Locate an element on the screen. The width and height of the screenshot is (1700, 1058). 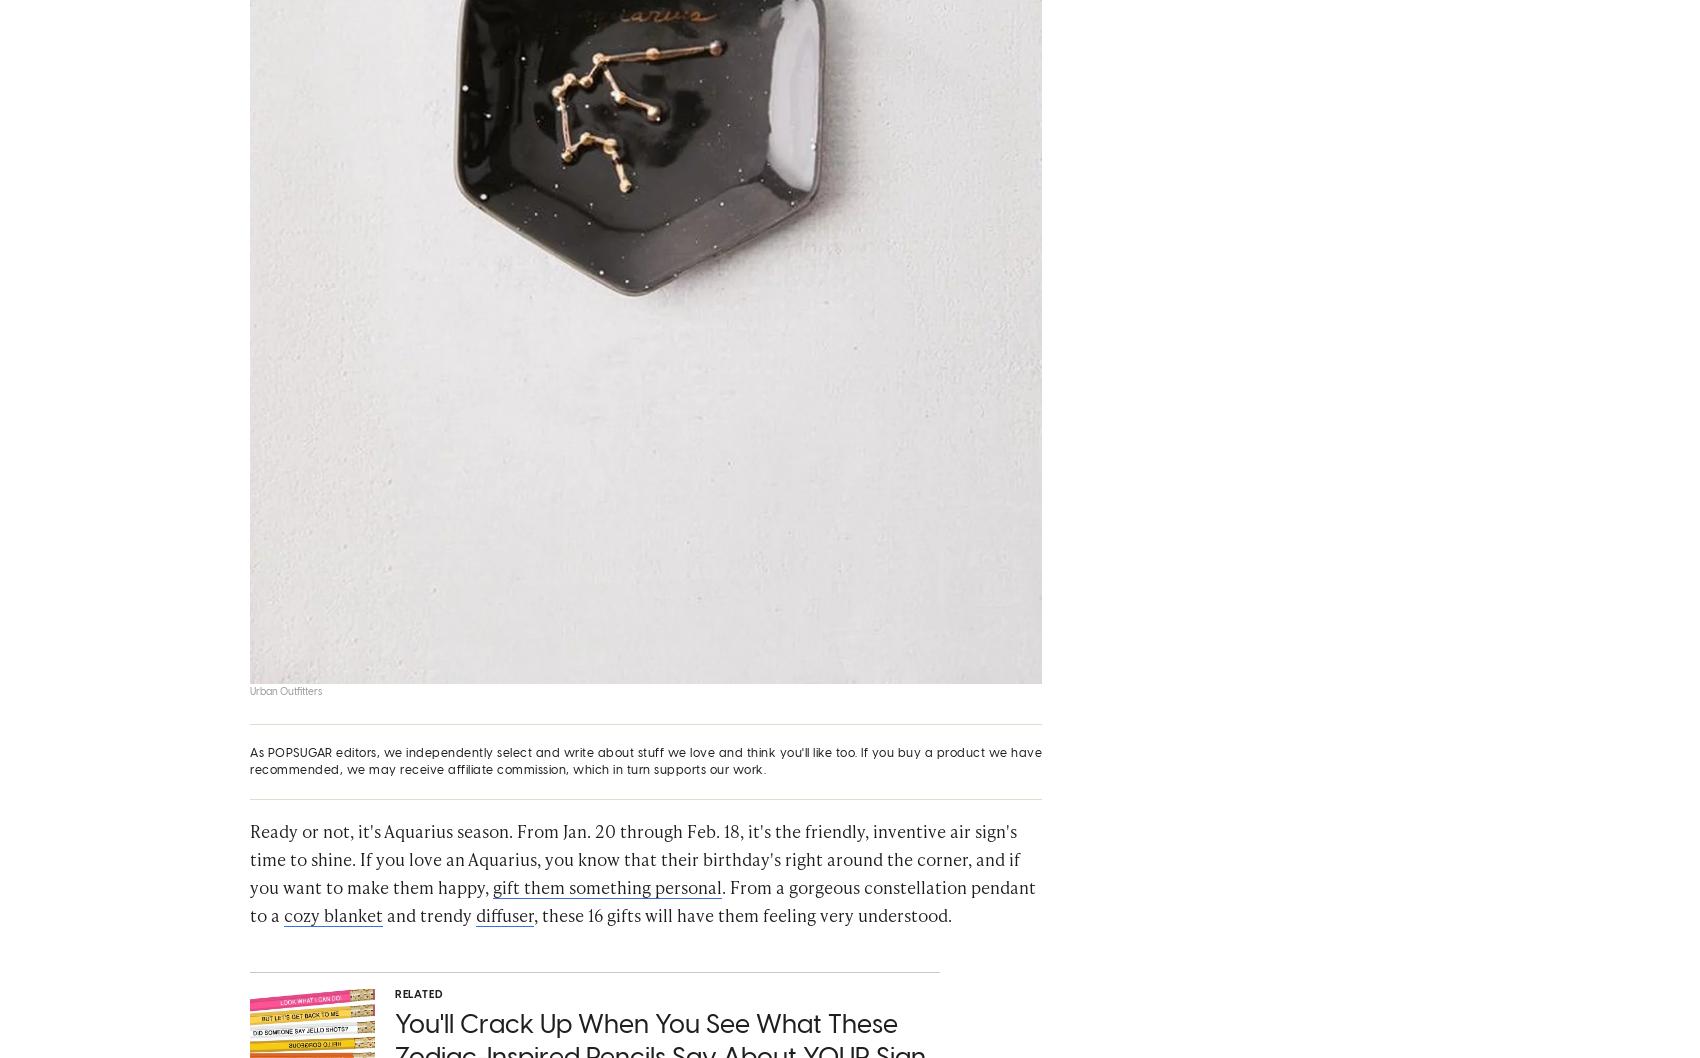
'gift them something personal' is located at coordinates (606, 895).